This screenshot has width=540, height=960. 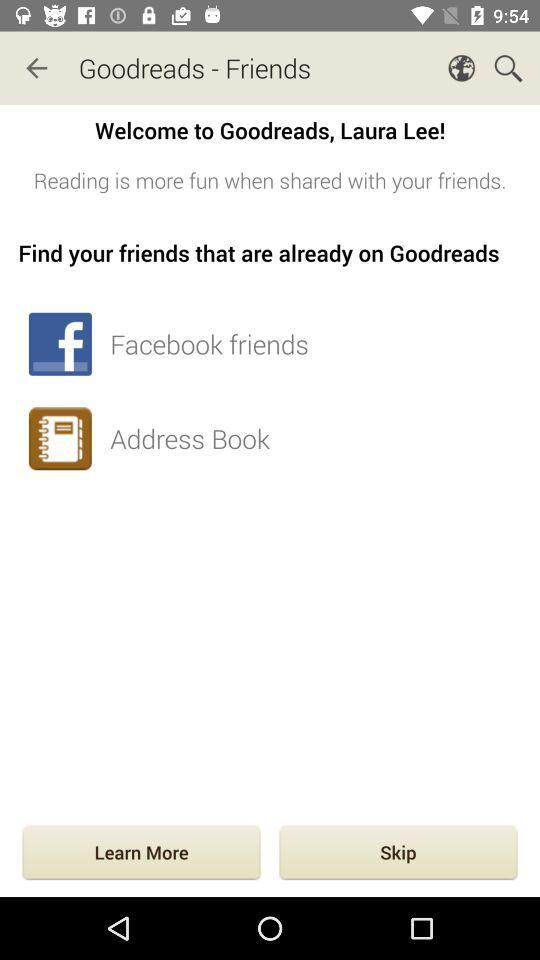 I want to click on the app to the left of the goodreads - friends app, so click(x=36, y=68).